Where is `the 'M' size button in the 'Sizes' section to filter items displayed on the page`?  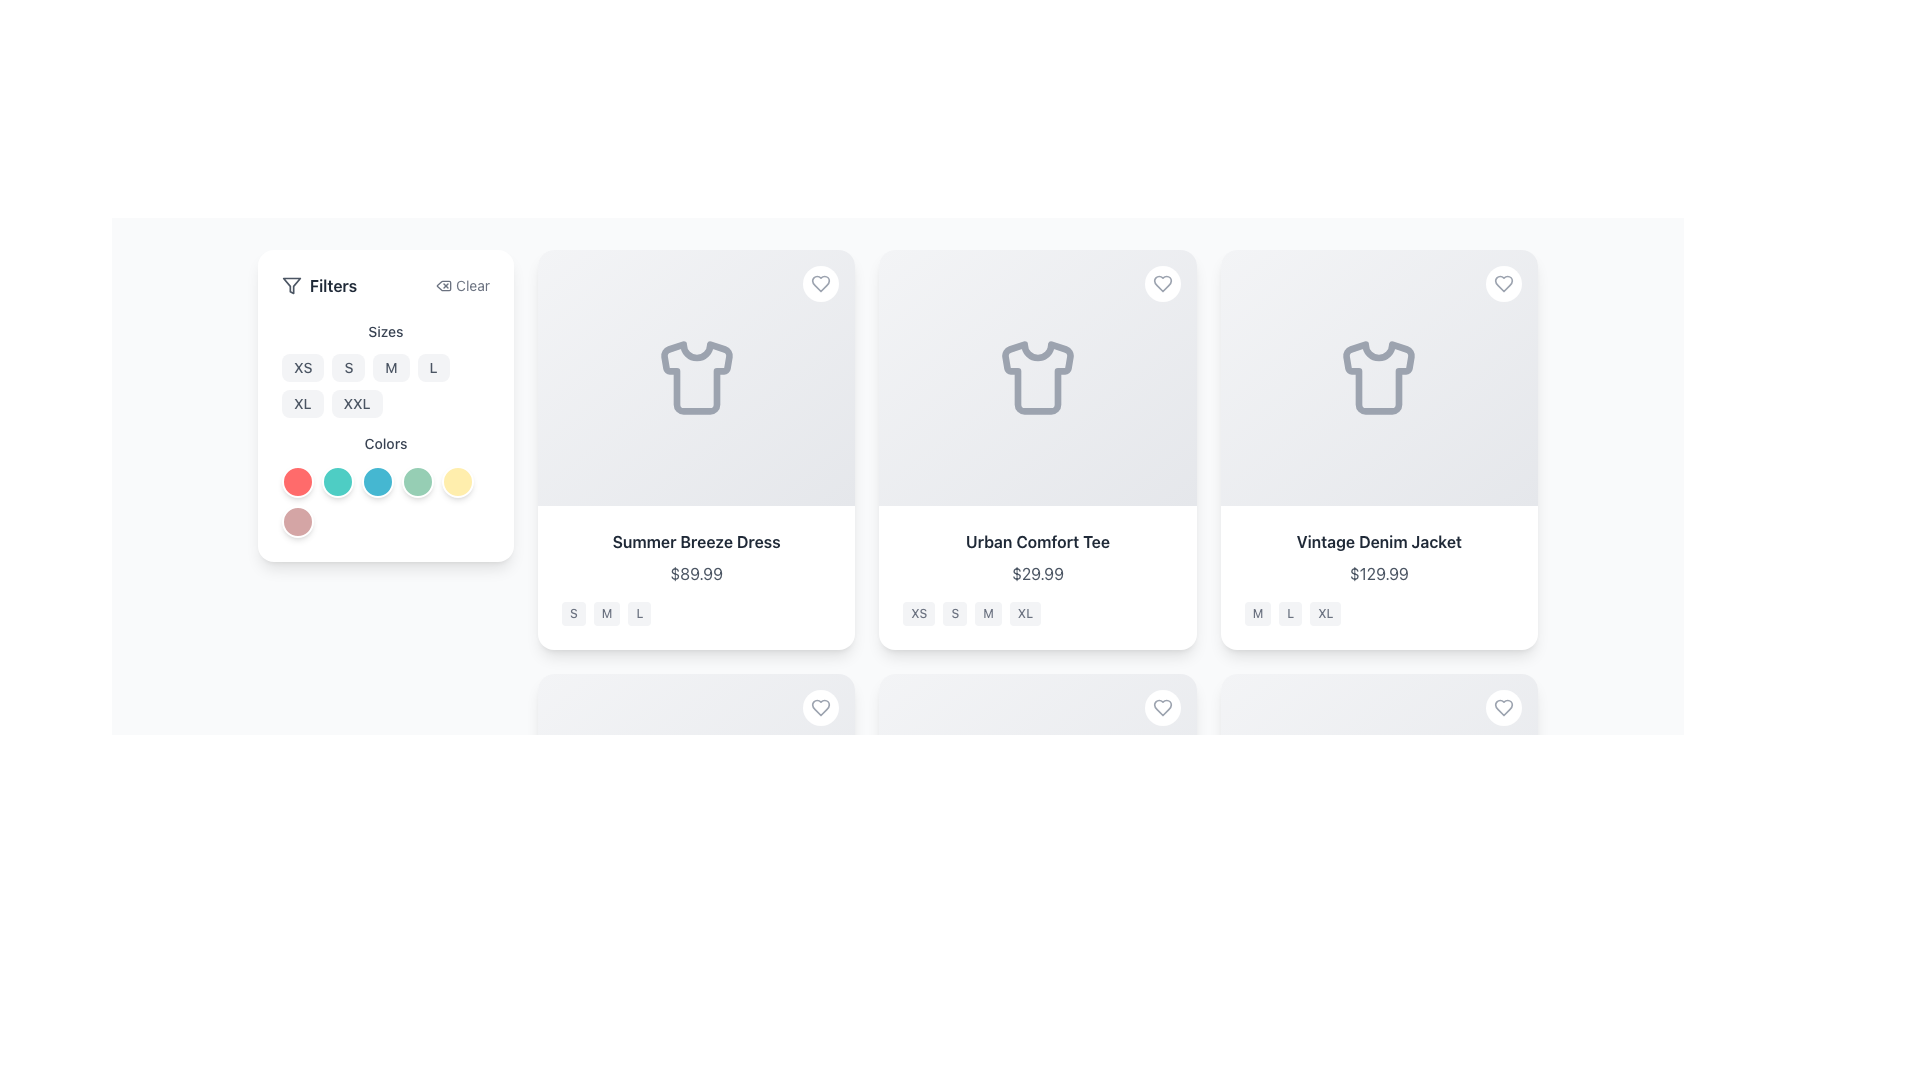
the 'M' size button in the 'Sizes' section to filter items displayed on the page is located at coordinates (391, 367).